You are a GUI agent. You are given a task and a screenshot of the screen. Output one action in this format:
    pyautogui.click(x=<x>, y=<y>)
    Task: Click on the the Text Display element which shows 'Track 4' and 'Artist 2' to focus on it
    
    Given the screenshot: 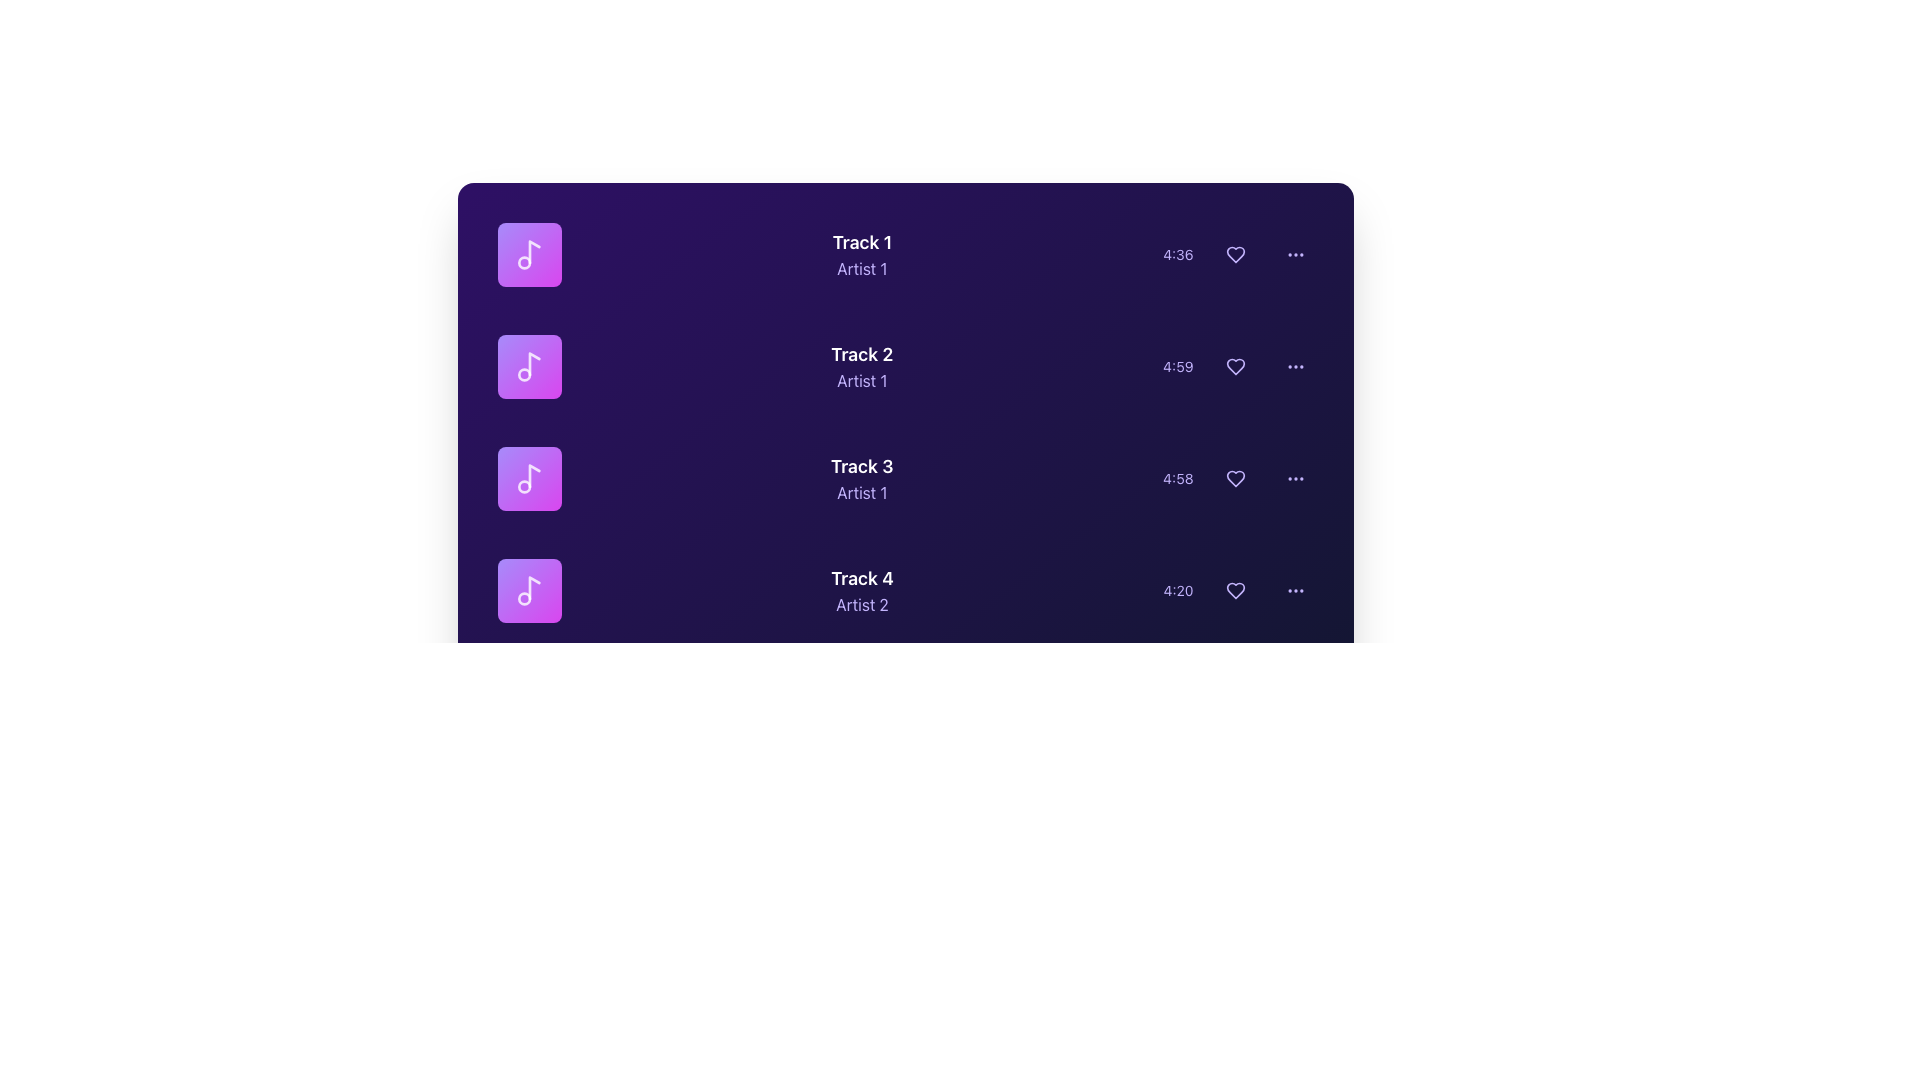 What is the action you would take?
    pyautogui.click(x=862, y=589)
    